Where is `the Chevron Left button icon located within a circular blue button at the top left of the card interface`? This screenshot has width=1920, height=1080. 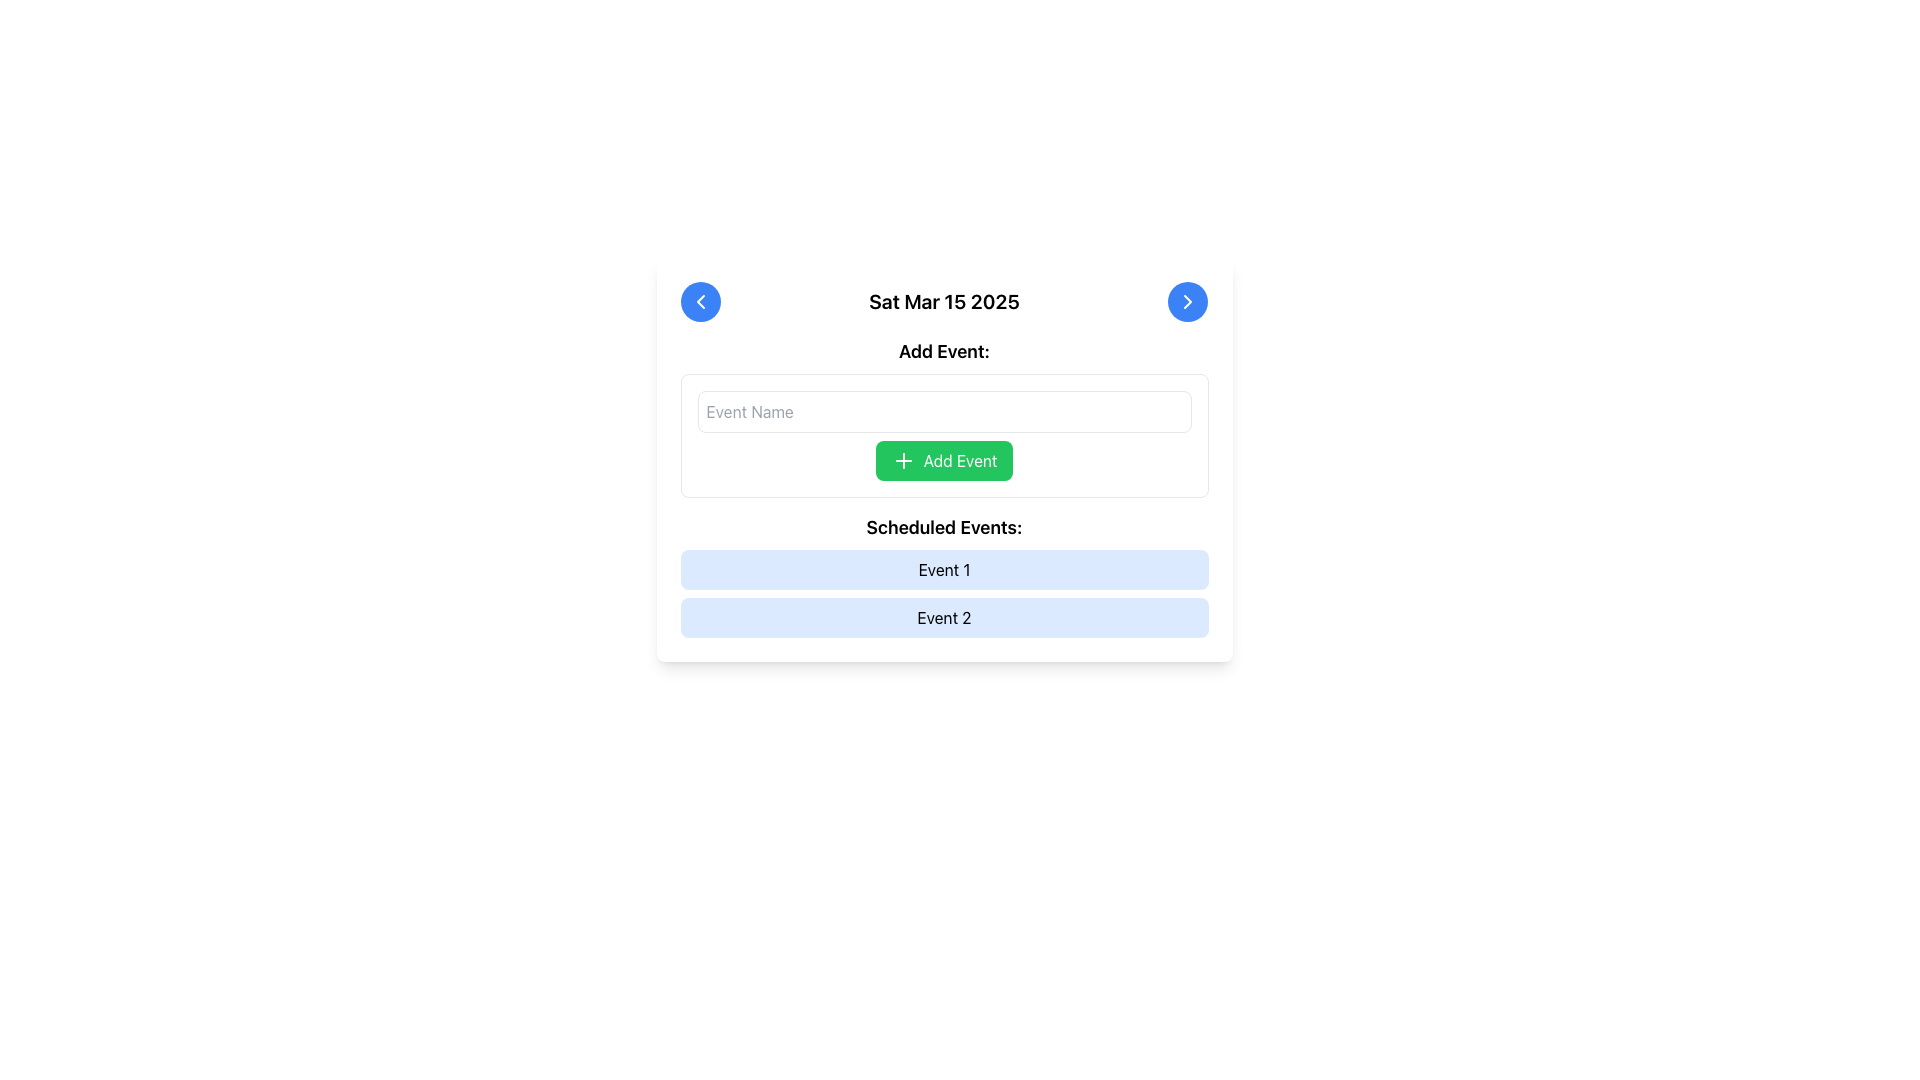
the Chevron Left button icon located within a circular blue button at the top left of the card interface is located at coordinates (700, 301).